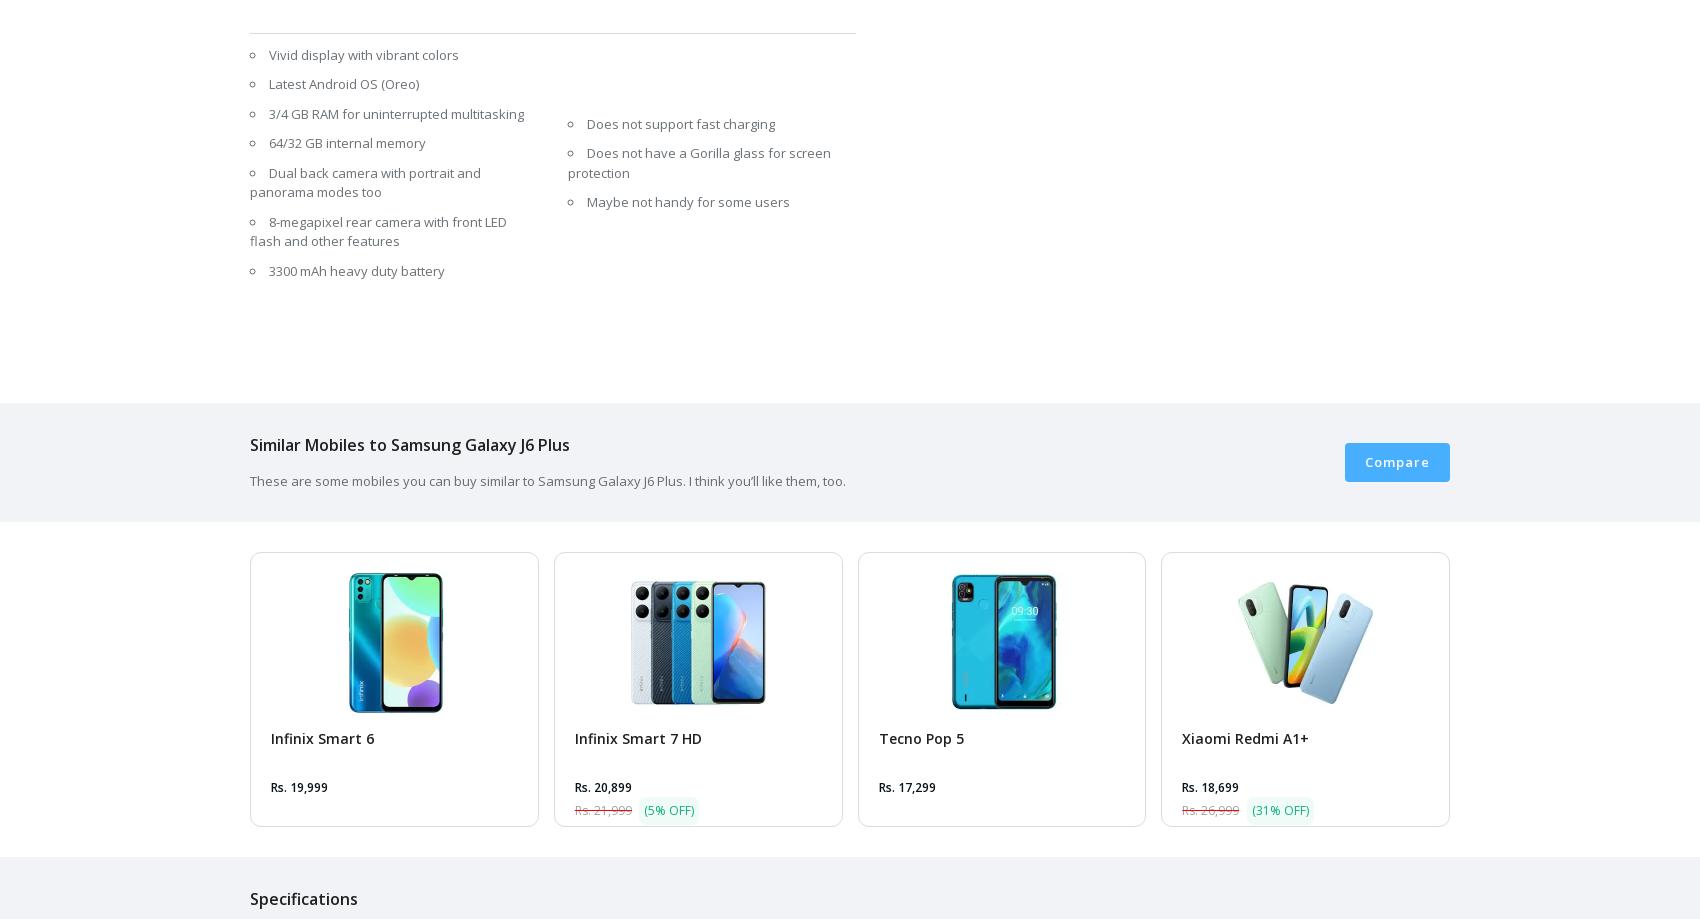 This screenshot has height=919, width=1700. Describe the element at coordinates (906, 786) in the screenshot. I see `'Rs. 17,299'` at that location.